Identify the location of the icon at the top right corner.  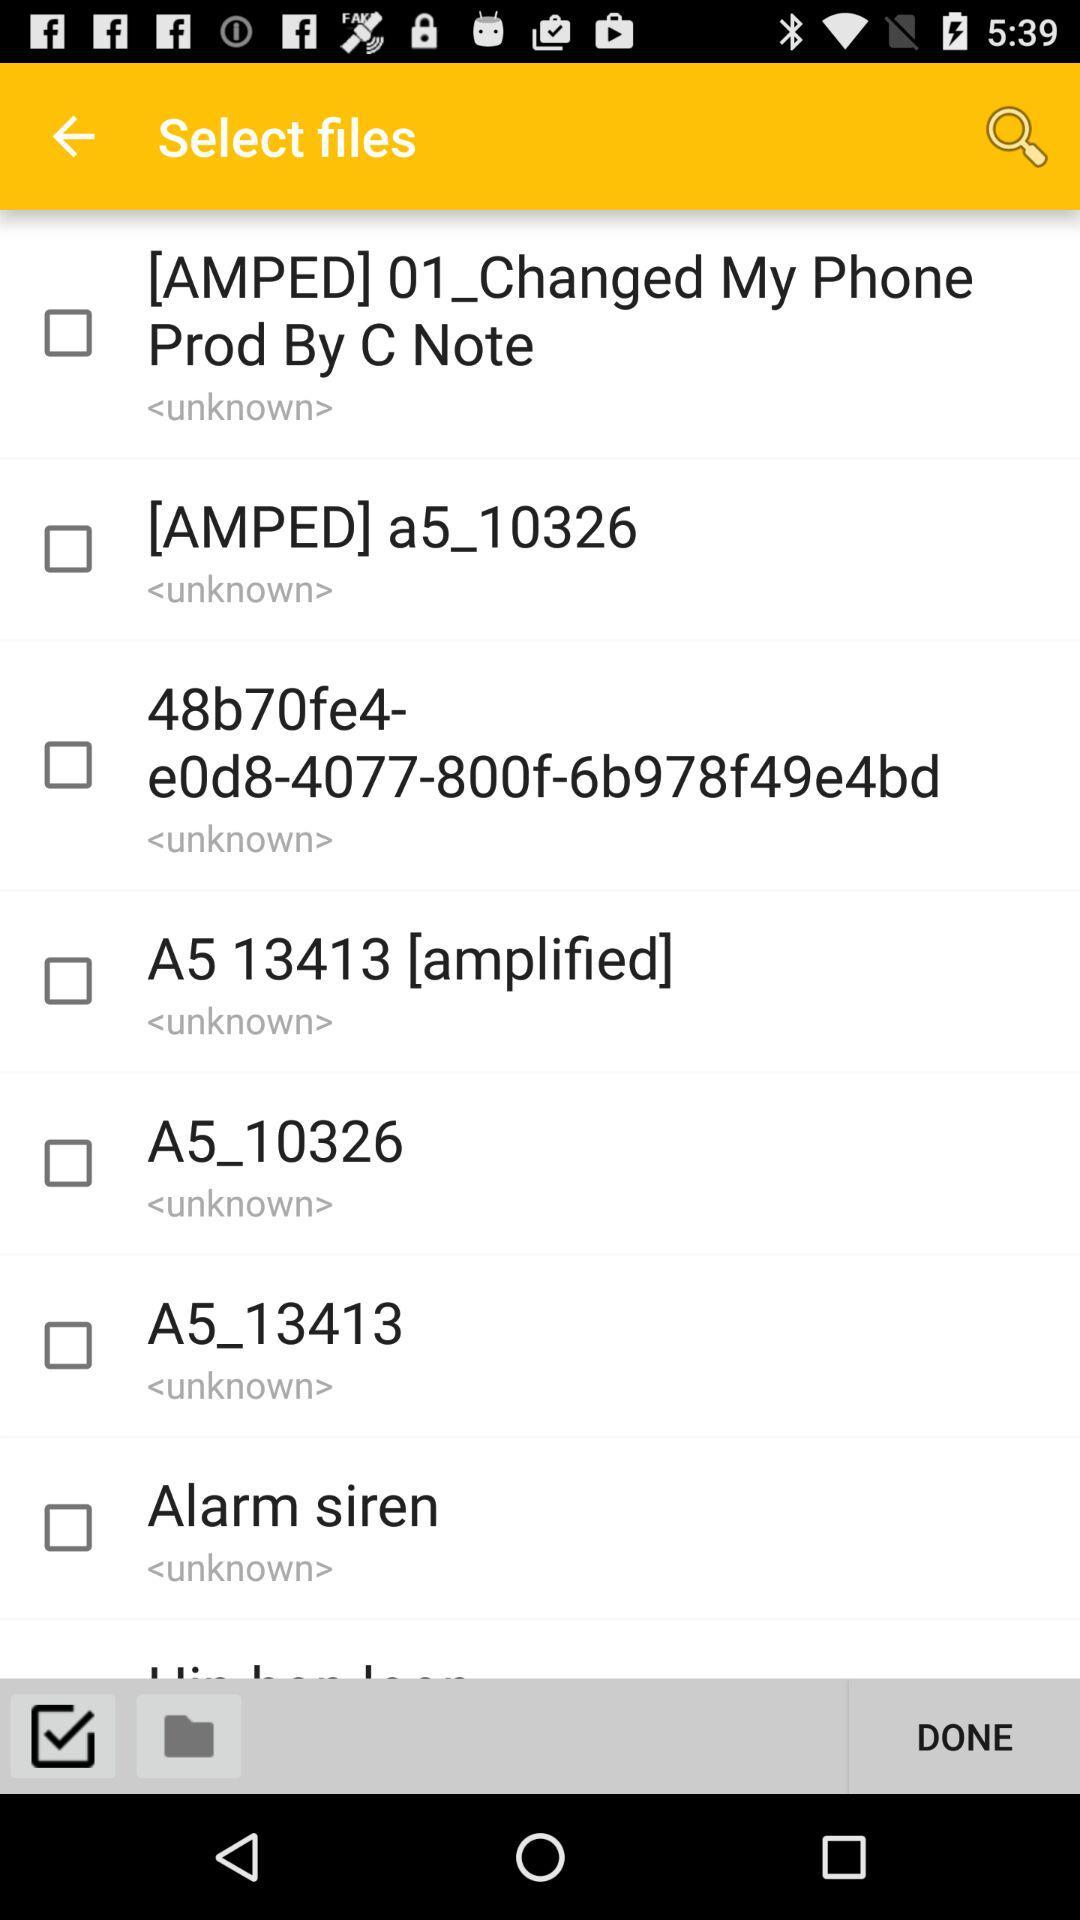
(1017, 135).